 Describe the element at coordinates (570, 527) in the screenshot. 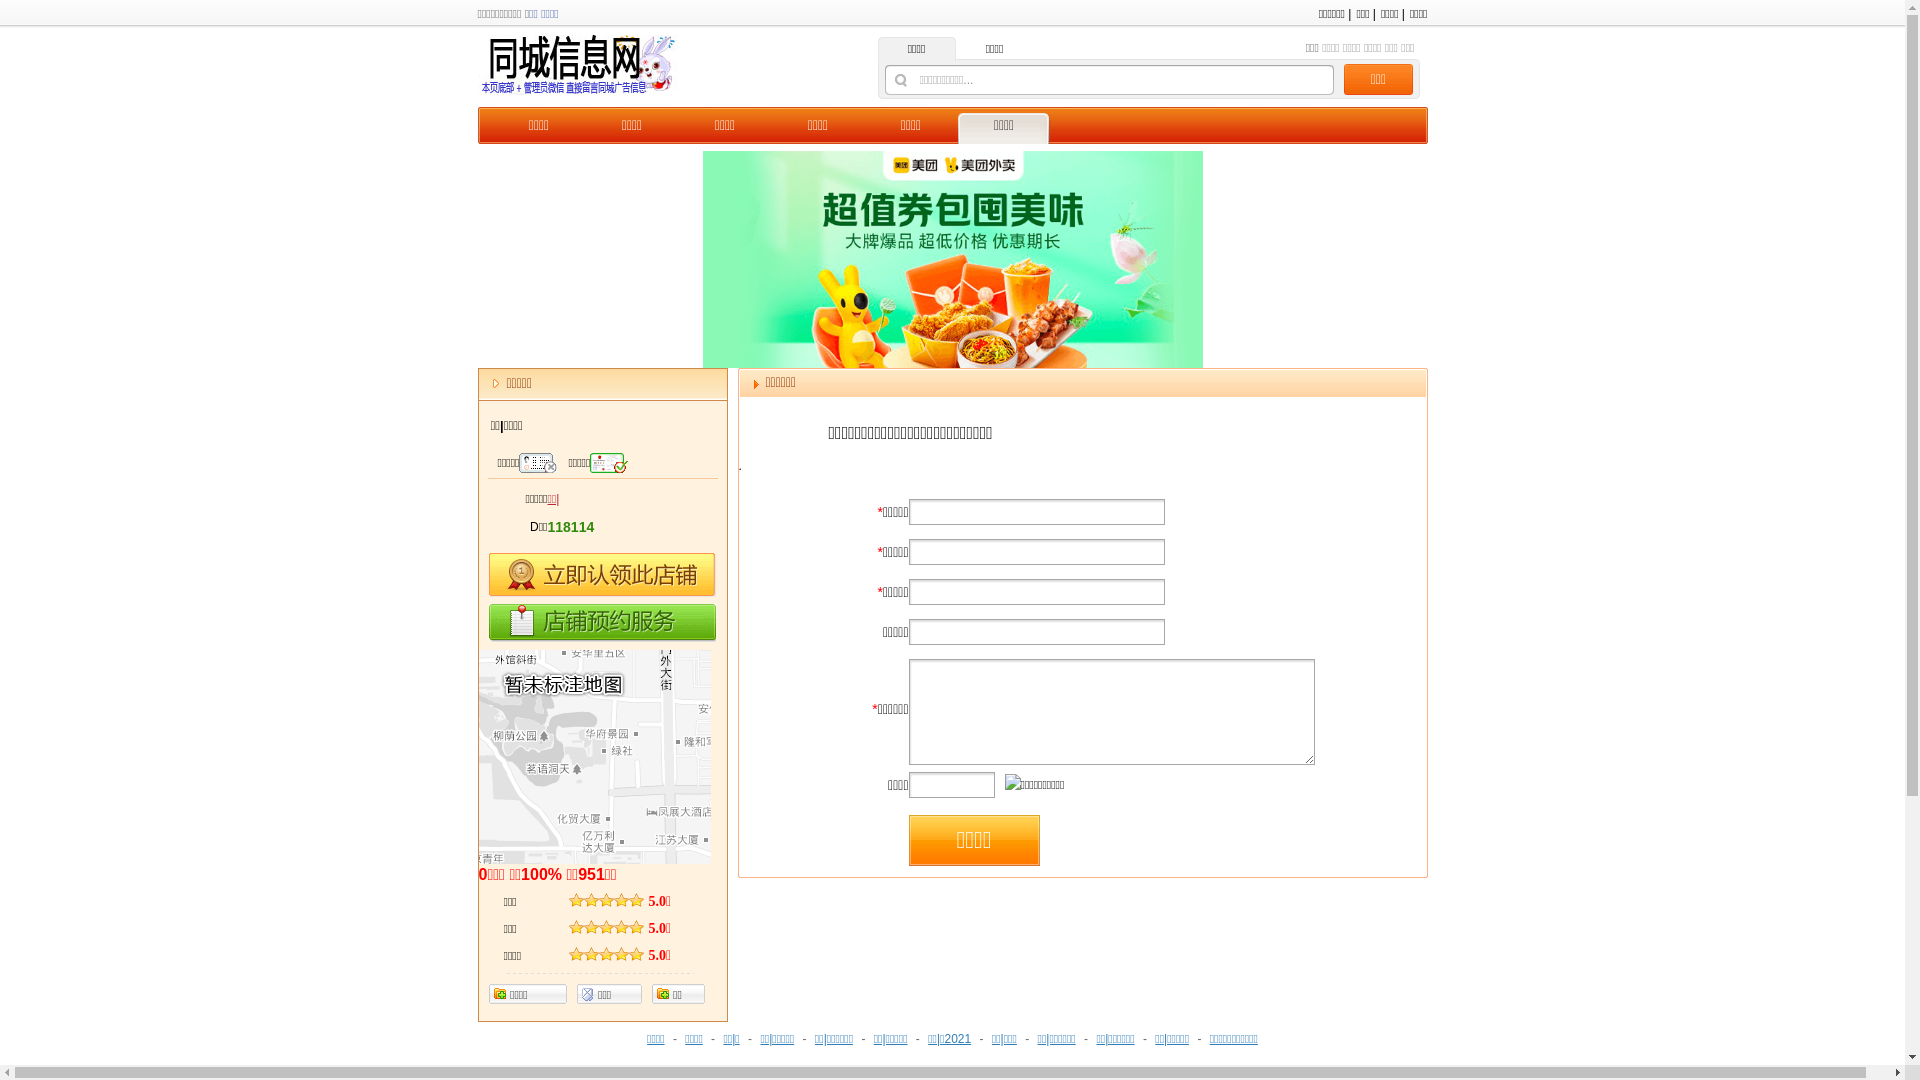

I see `'118114'` at that location.